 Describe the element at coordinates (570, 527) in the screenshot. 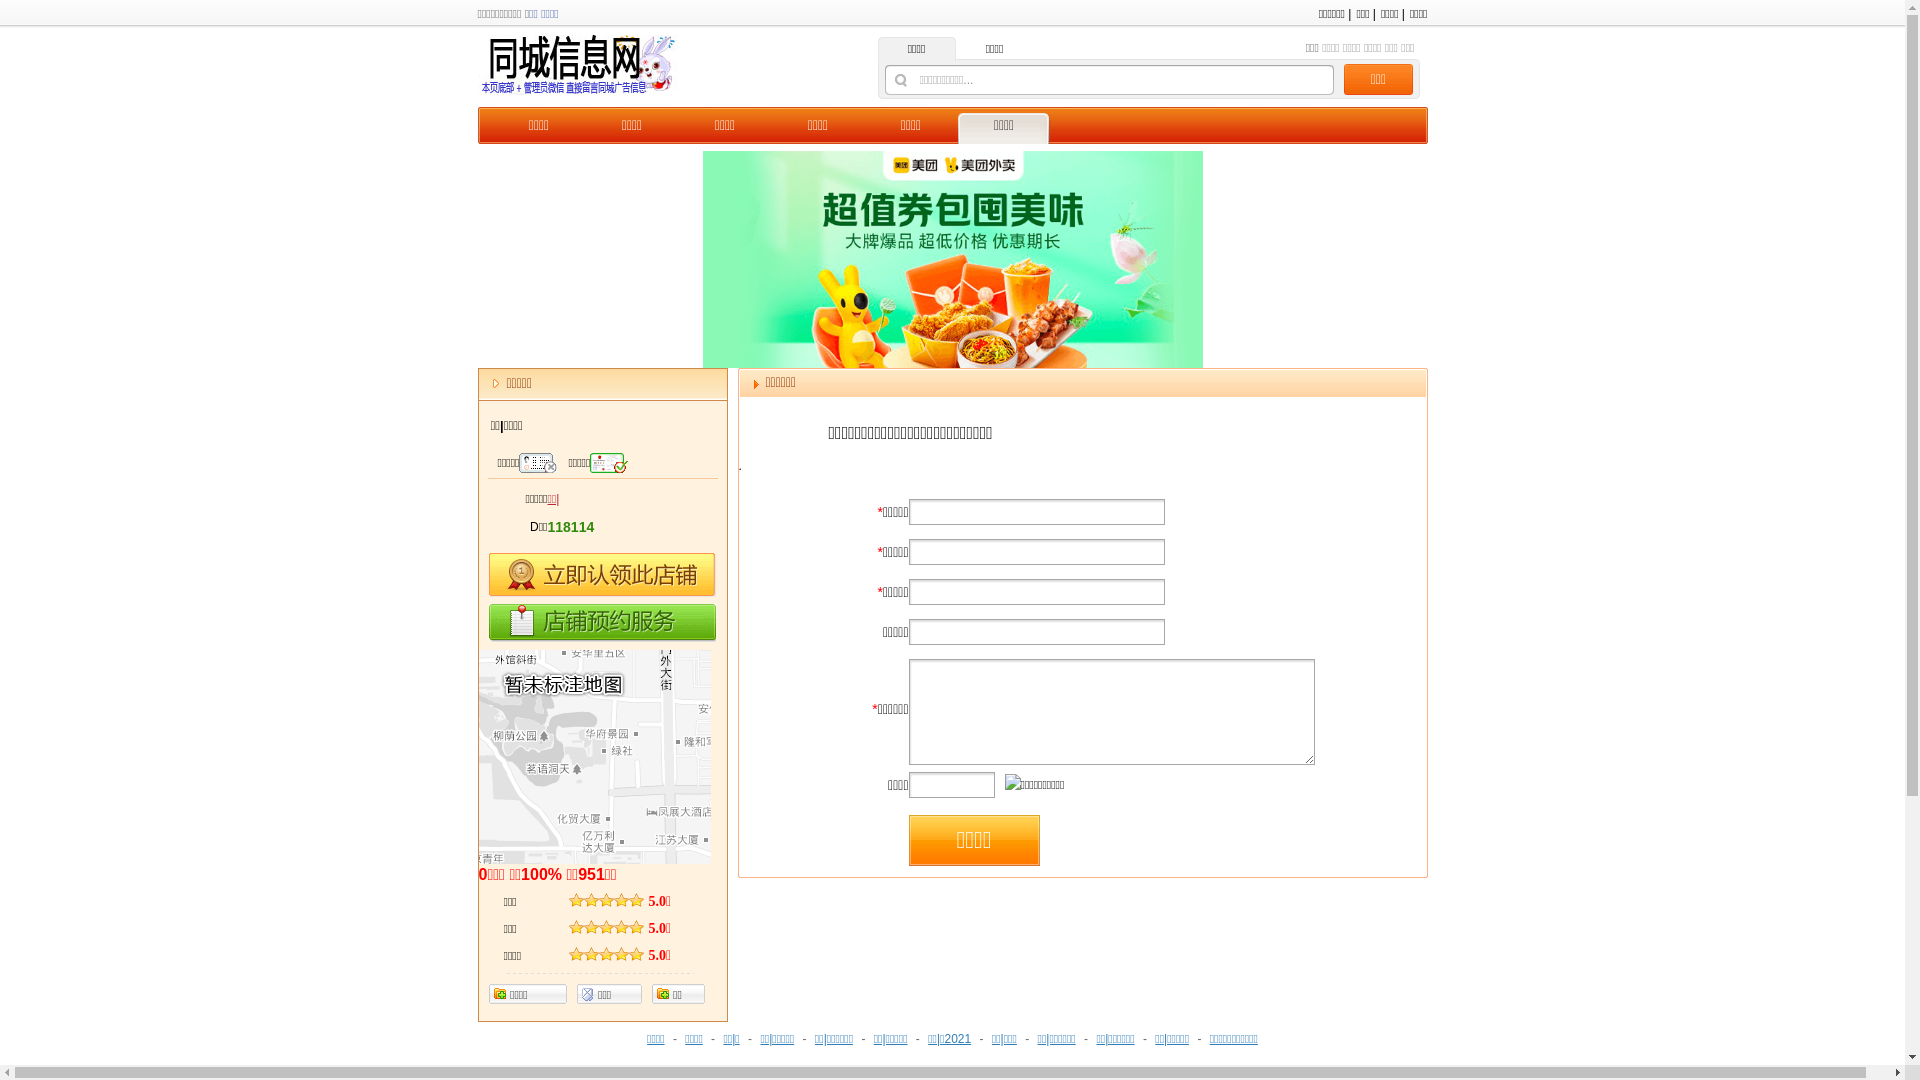

I see `'118114'` at that location.